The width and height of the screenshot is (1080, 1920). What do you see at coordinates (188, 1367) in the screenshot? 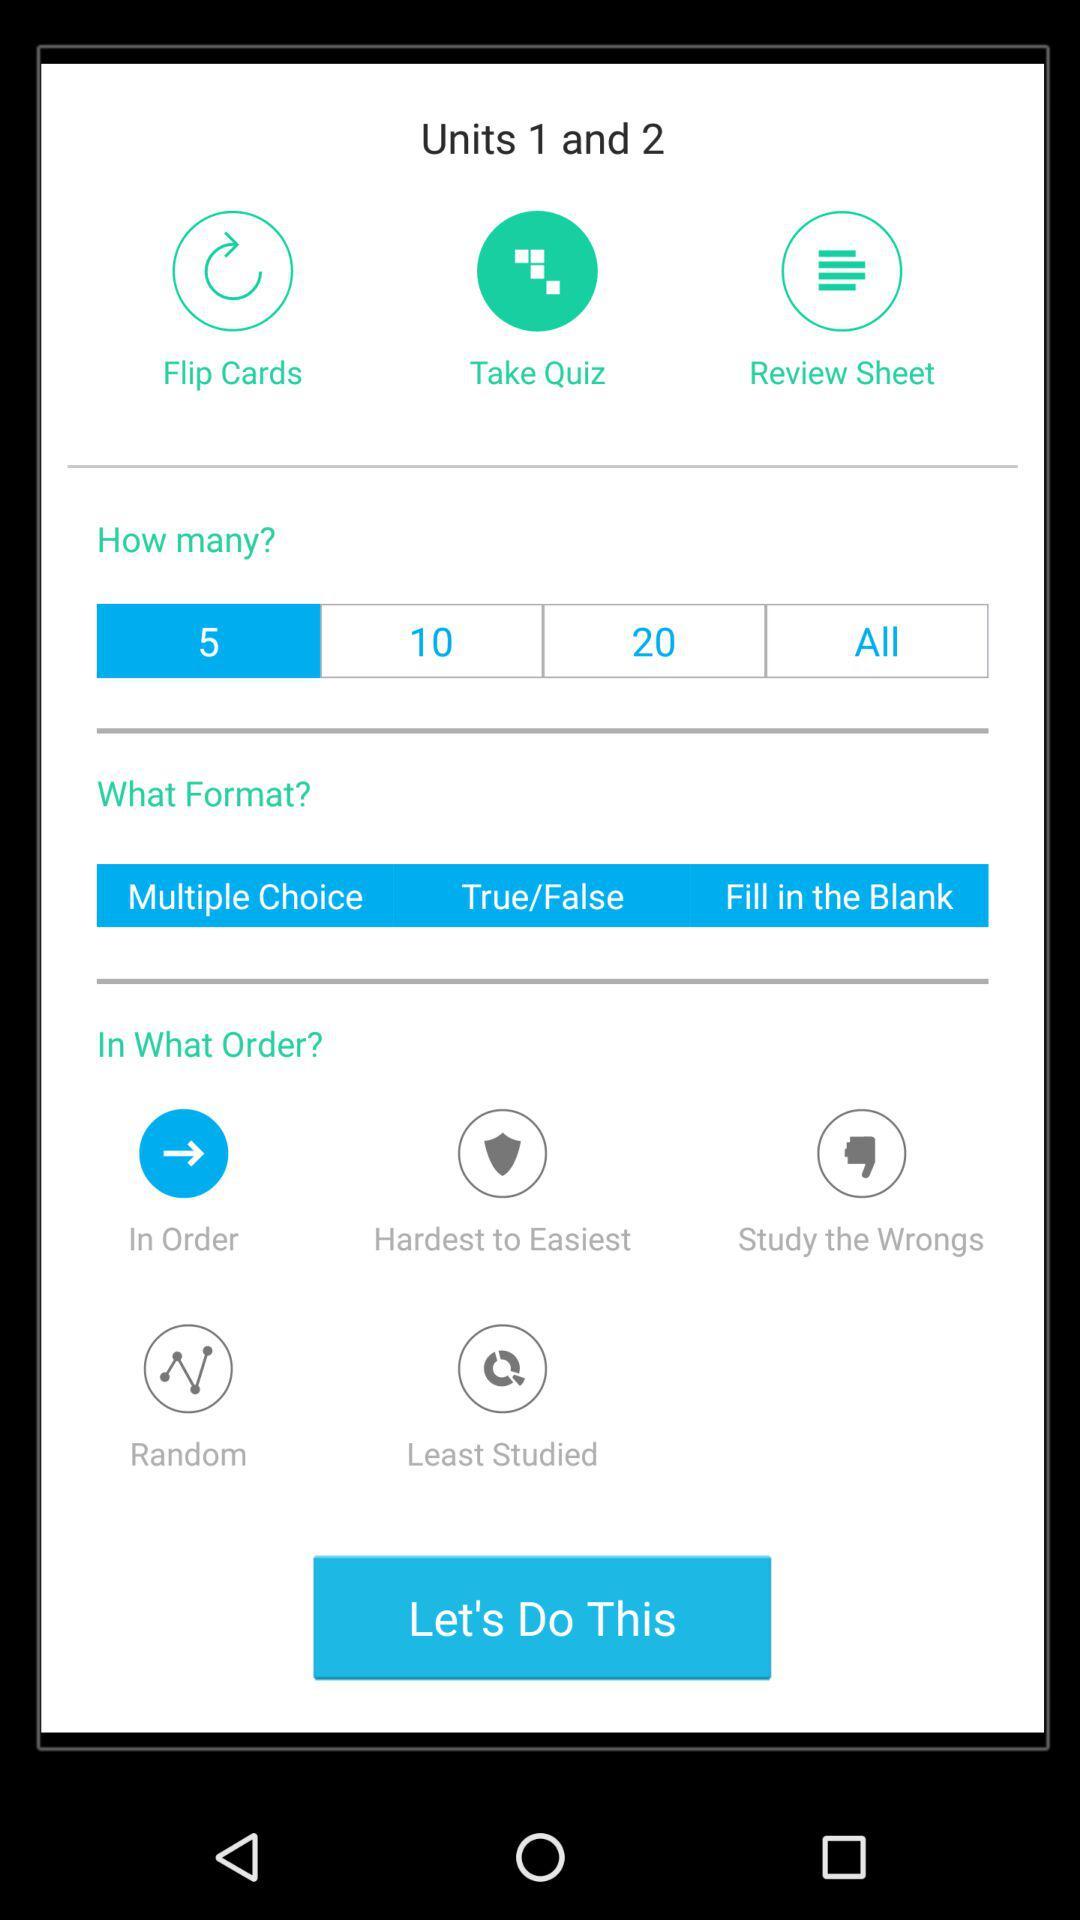
I see `sort by random` at bounding box center [188, 1367].